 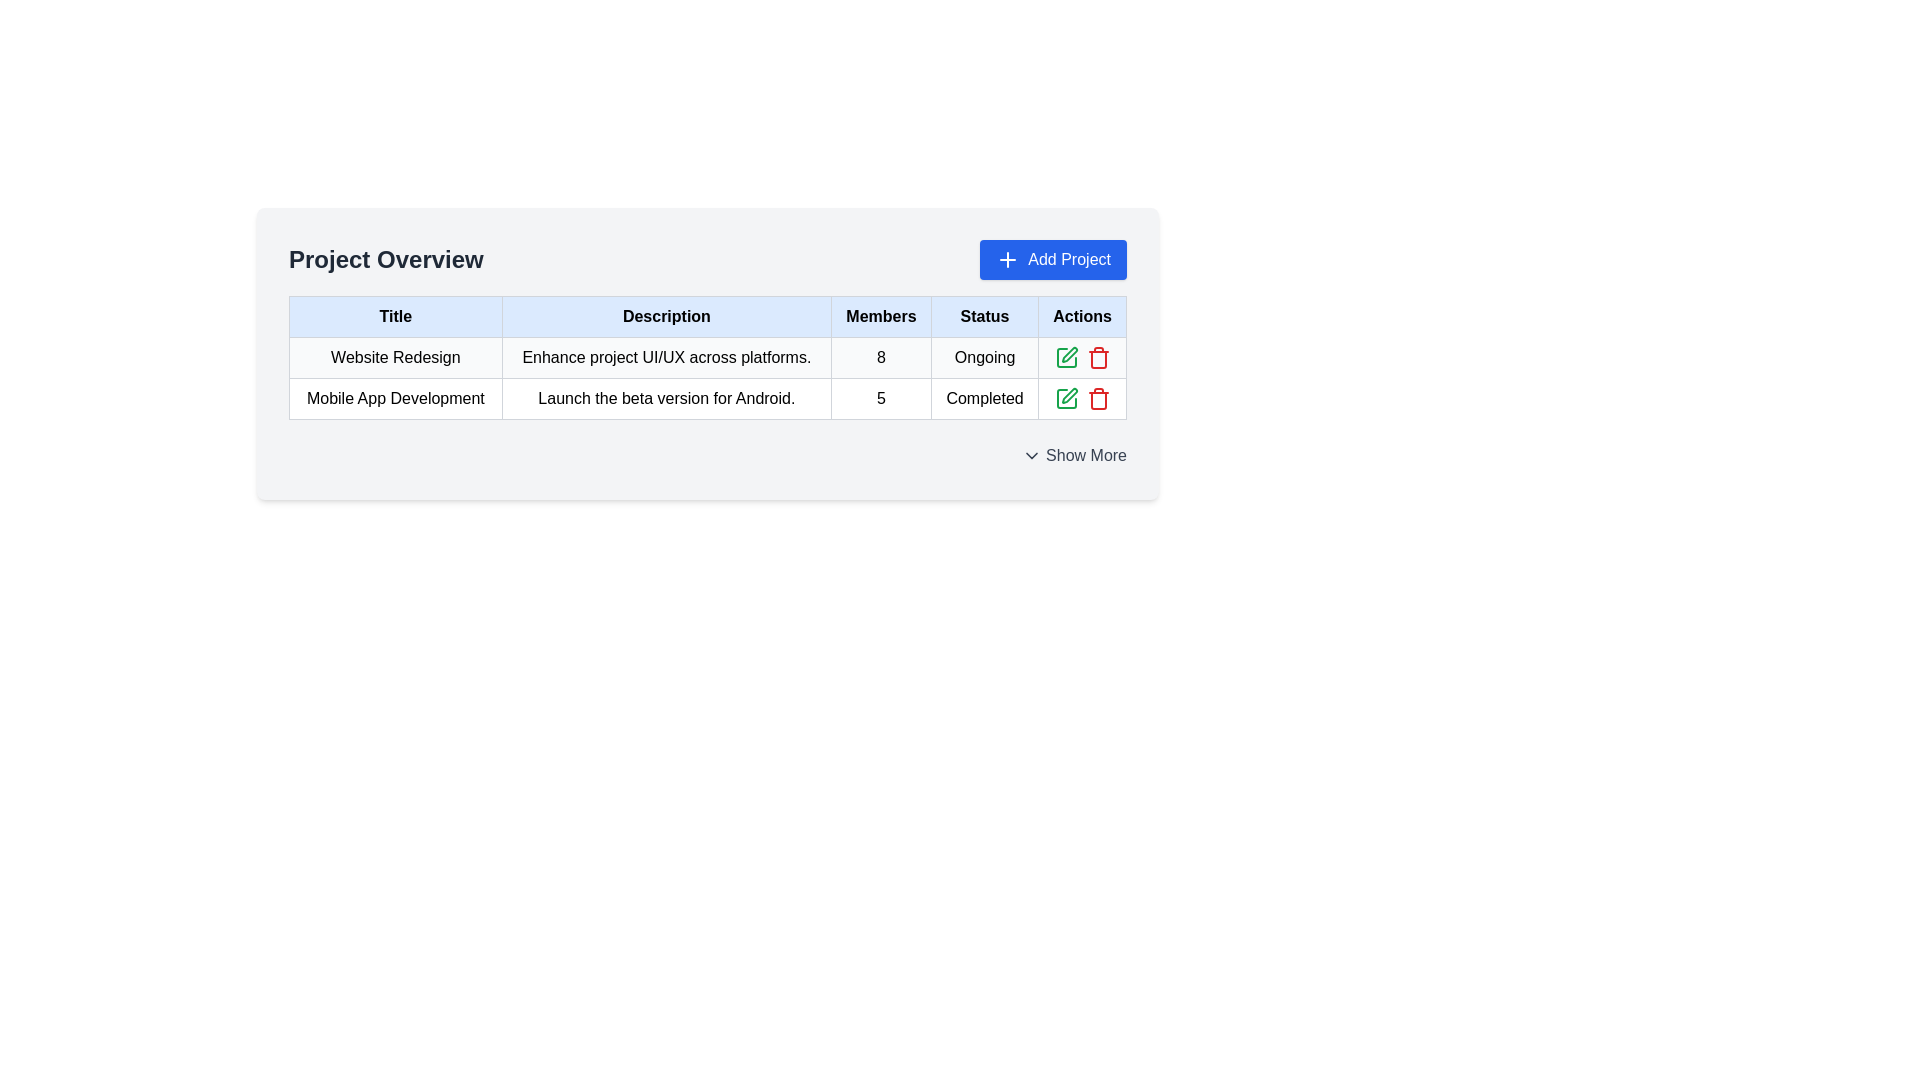 I want to click on the Table Header Cell that labels the second column in the table, located between the 'Title' and 'Members' columns, so click(x=708, y=315).